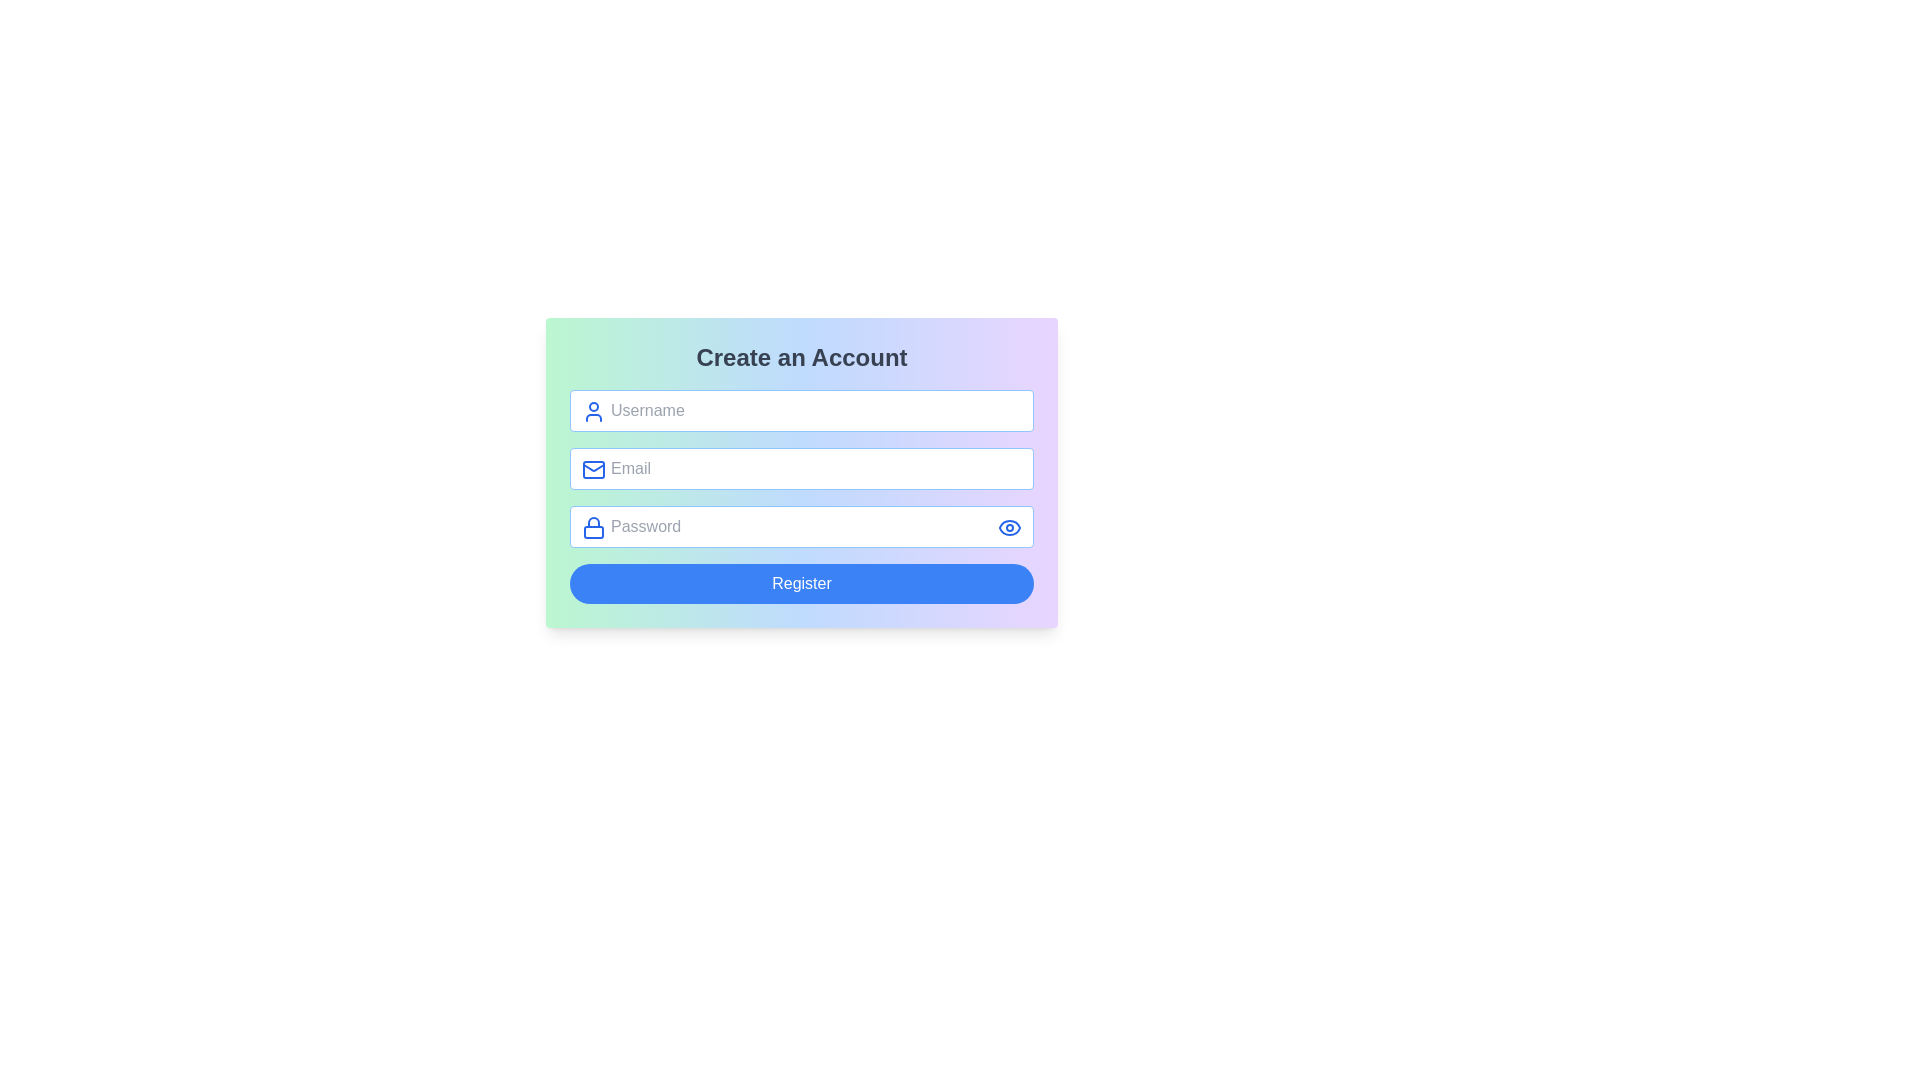 The height and width of the screenshot is (1080, 1920). What do you see at coordinates (593, 470) in the screenshot?
I see `the mail icon with a blue outline located to the left of the email input field, which serves as a visual hint for entering an email address` at bounding box center [593, 470].